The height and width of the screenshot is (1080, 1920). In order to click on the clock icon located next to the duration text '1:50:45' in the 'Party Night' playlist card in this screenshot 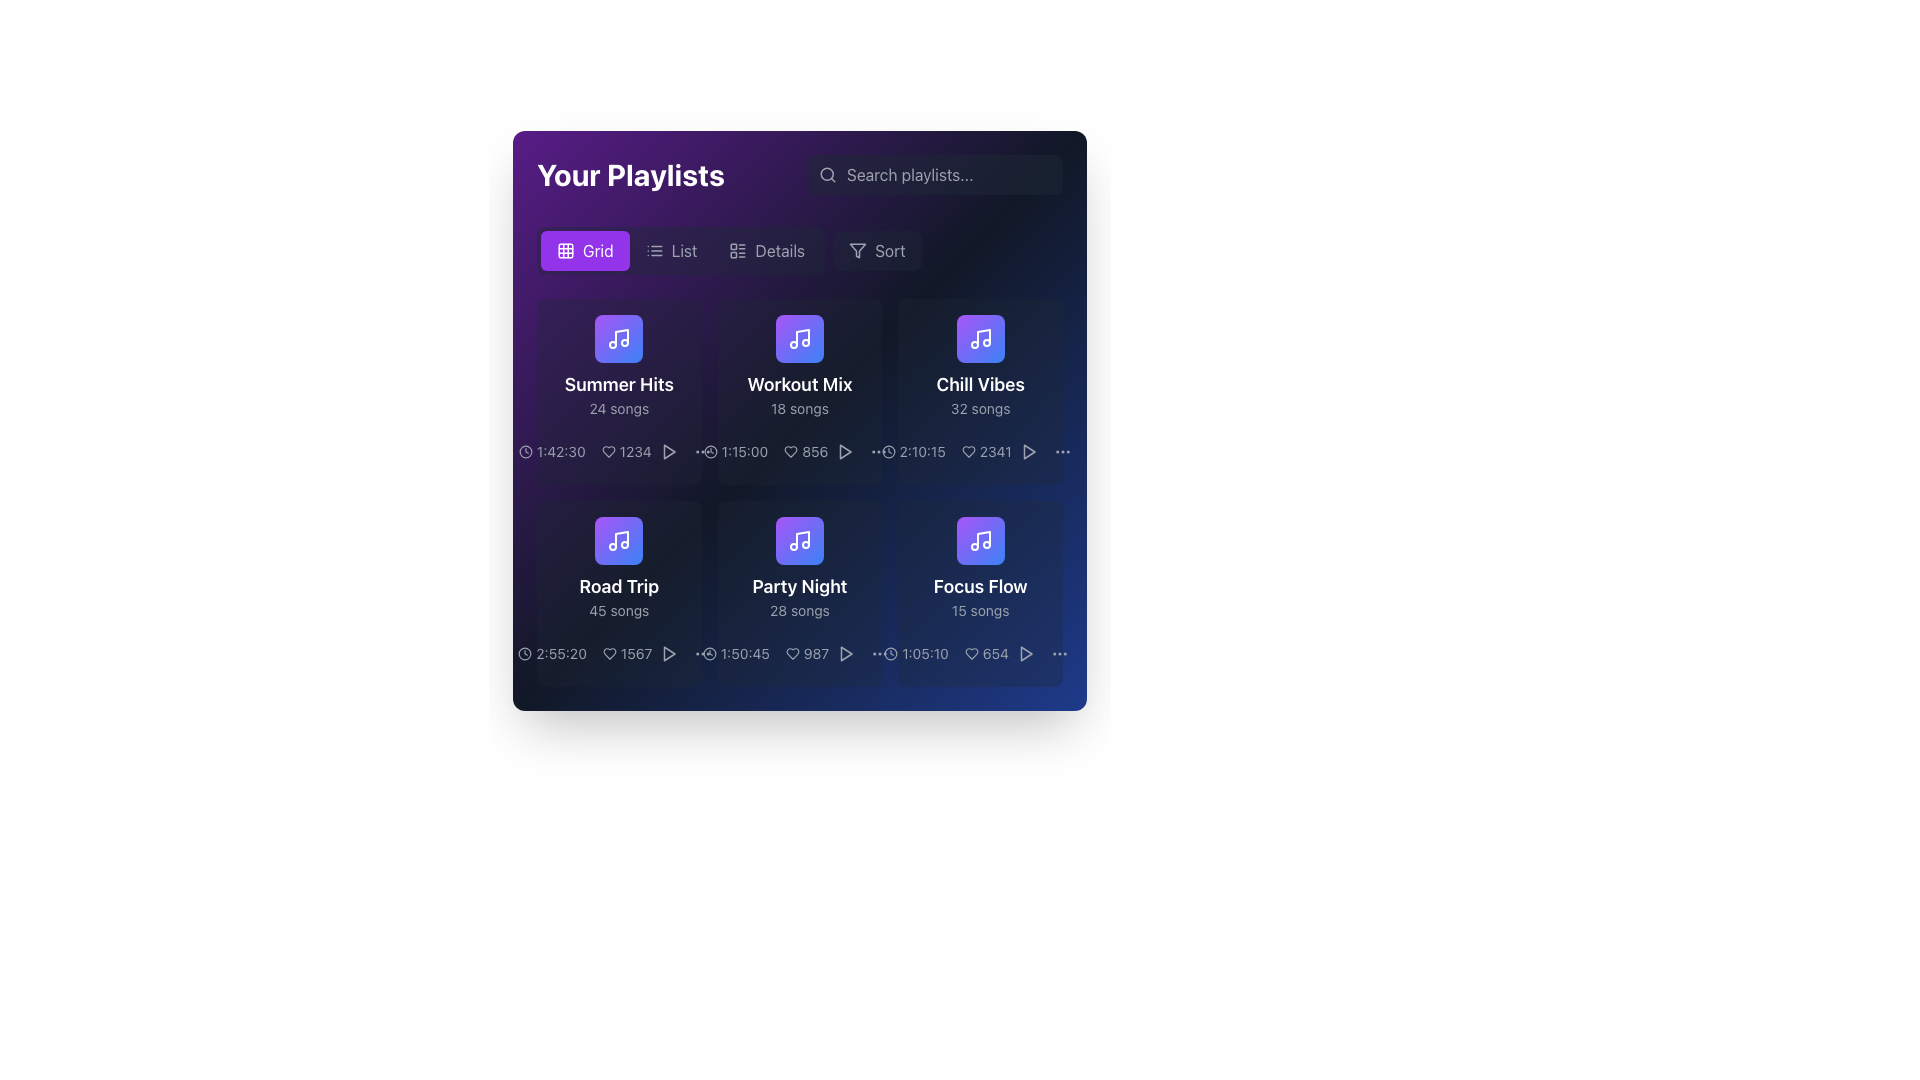, I will do `click(709, 654)`.